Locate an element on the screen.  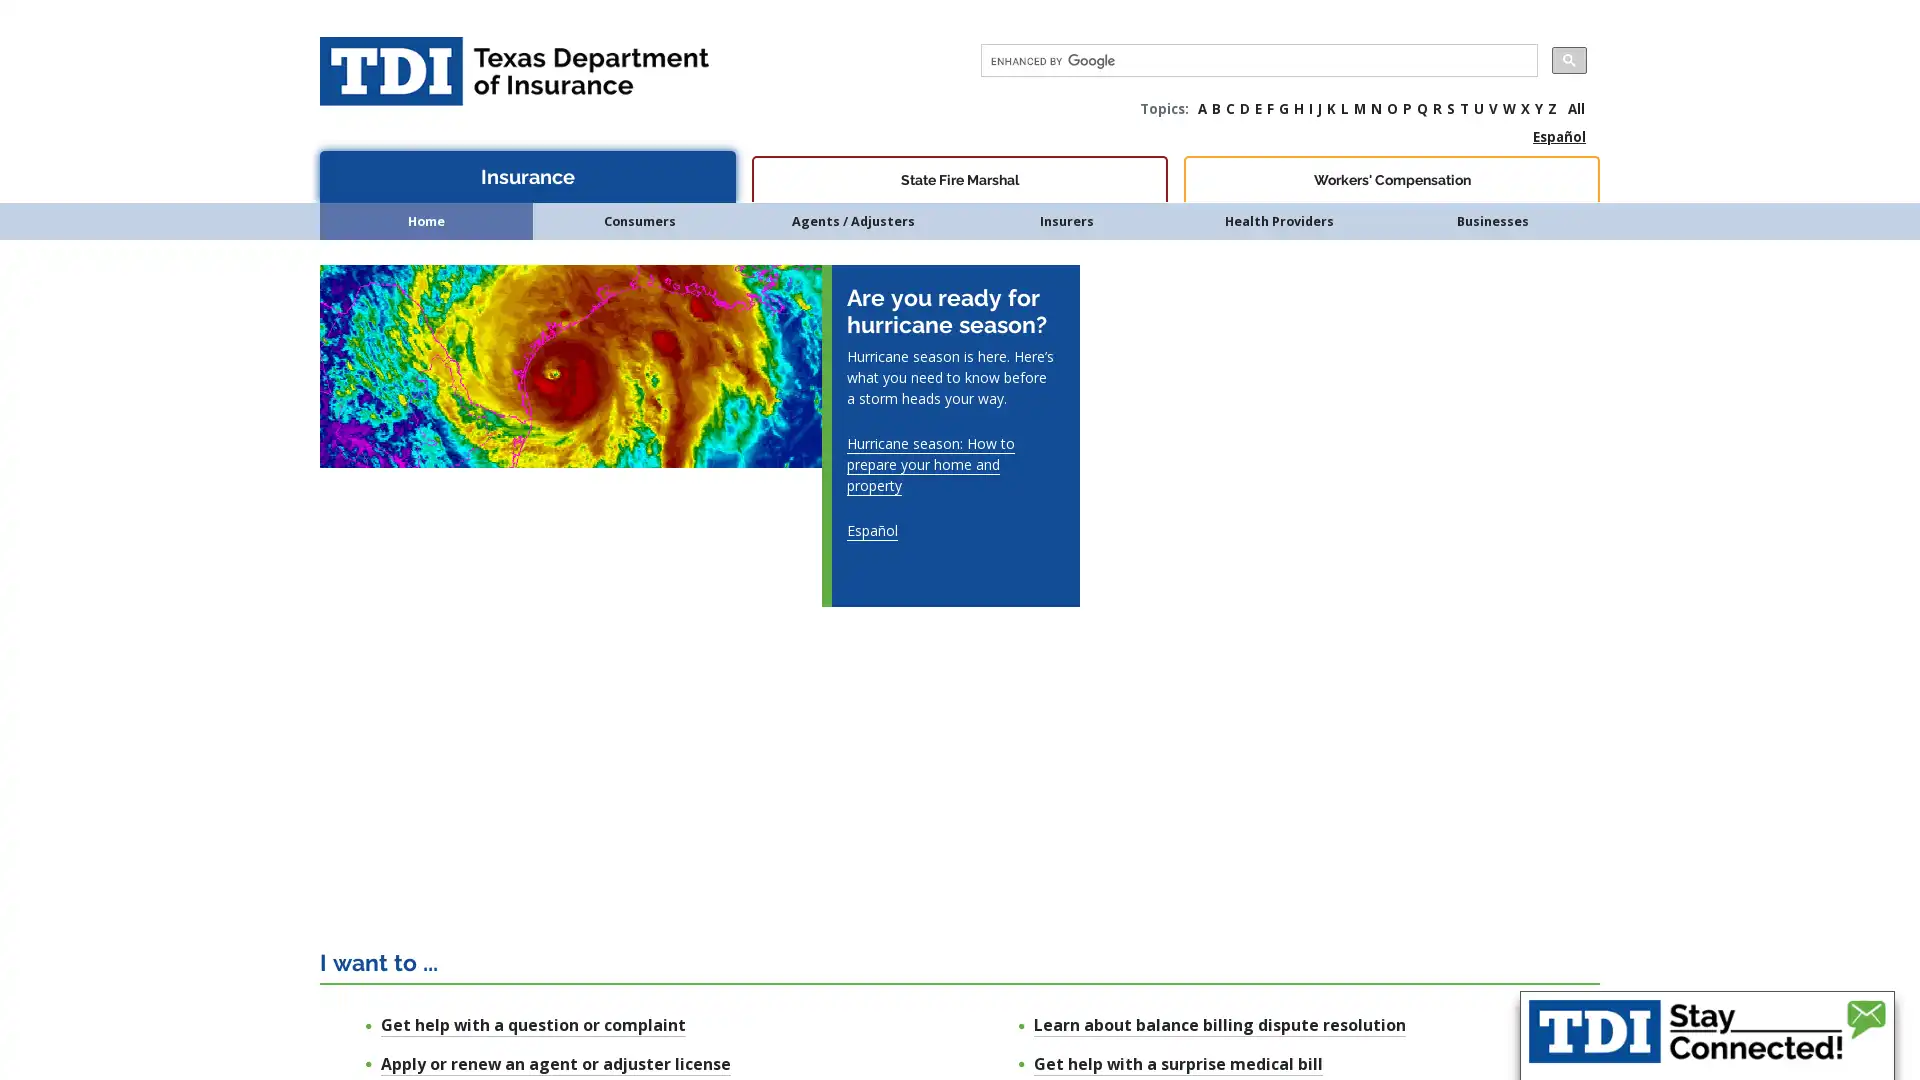
search is located at coordinates (1568, 59).